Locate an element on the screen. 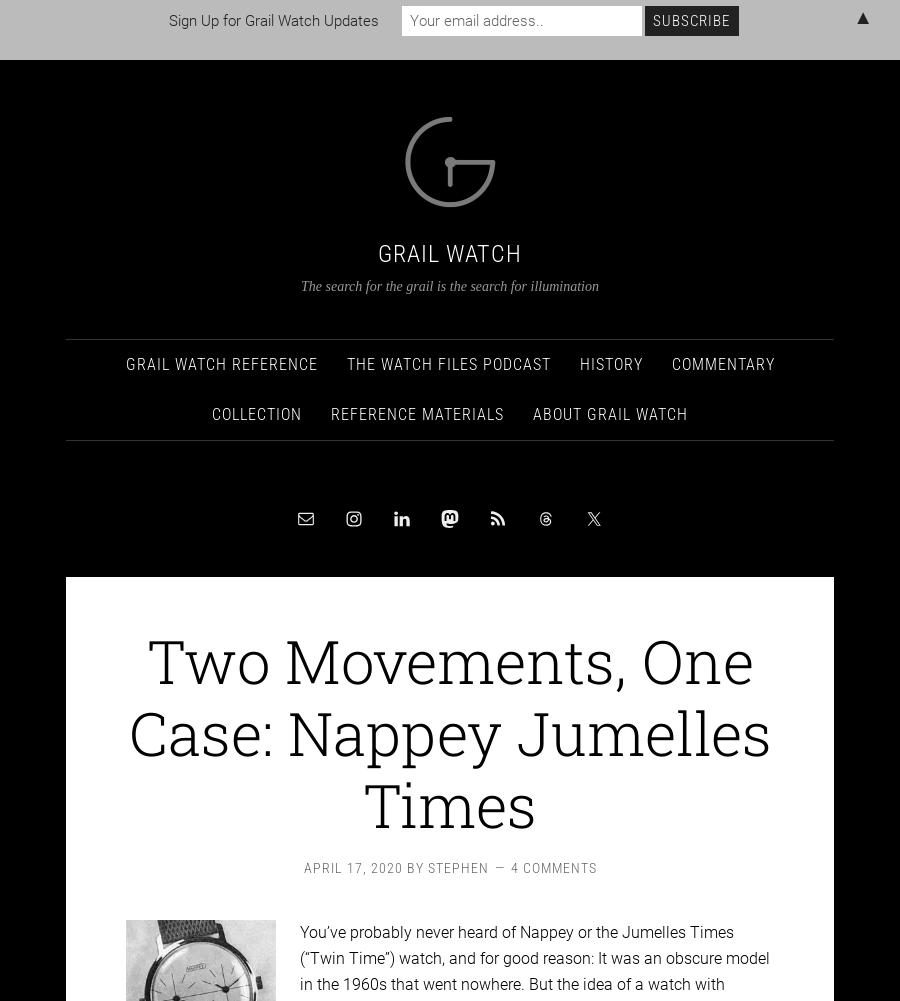 This screenshot has height=1001, width=900. 'The Watch Files Podcast' is located at coordinates (448, 346).